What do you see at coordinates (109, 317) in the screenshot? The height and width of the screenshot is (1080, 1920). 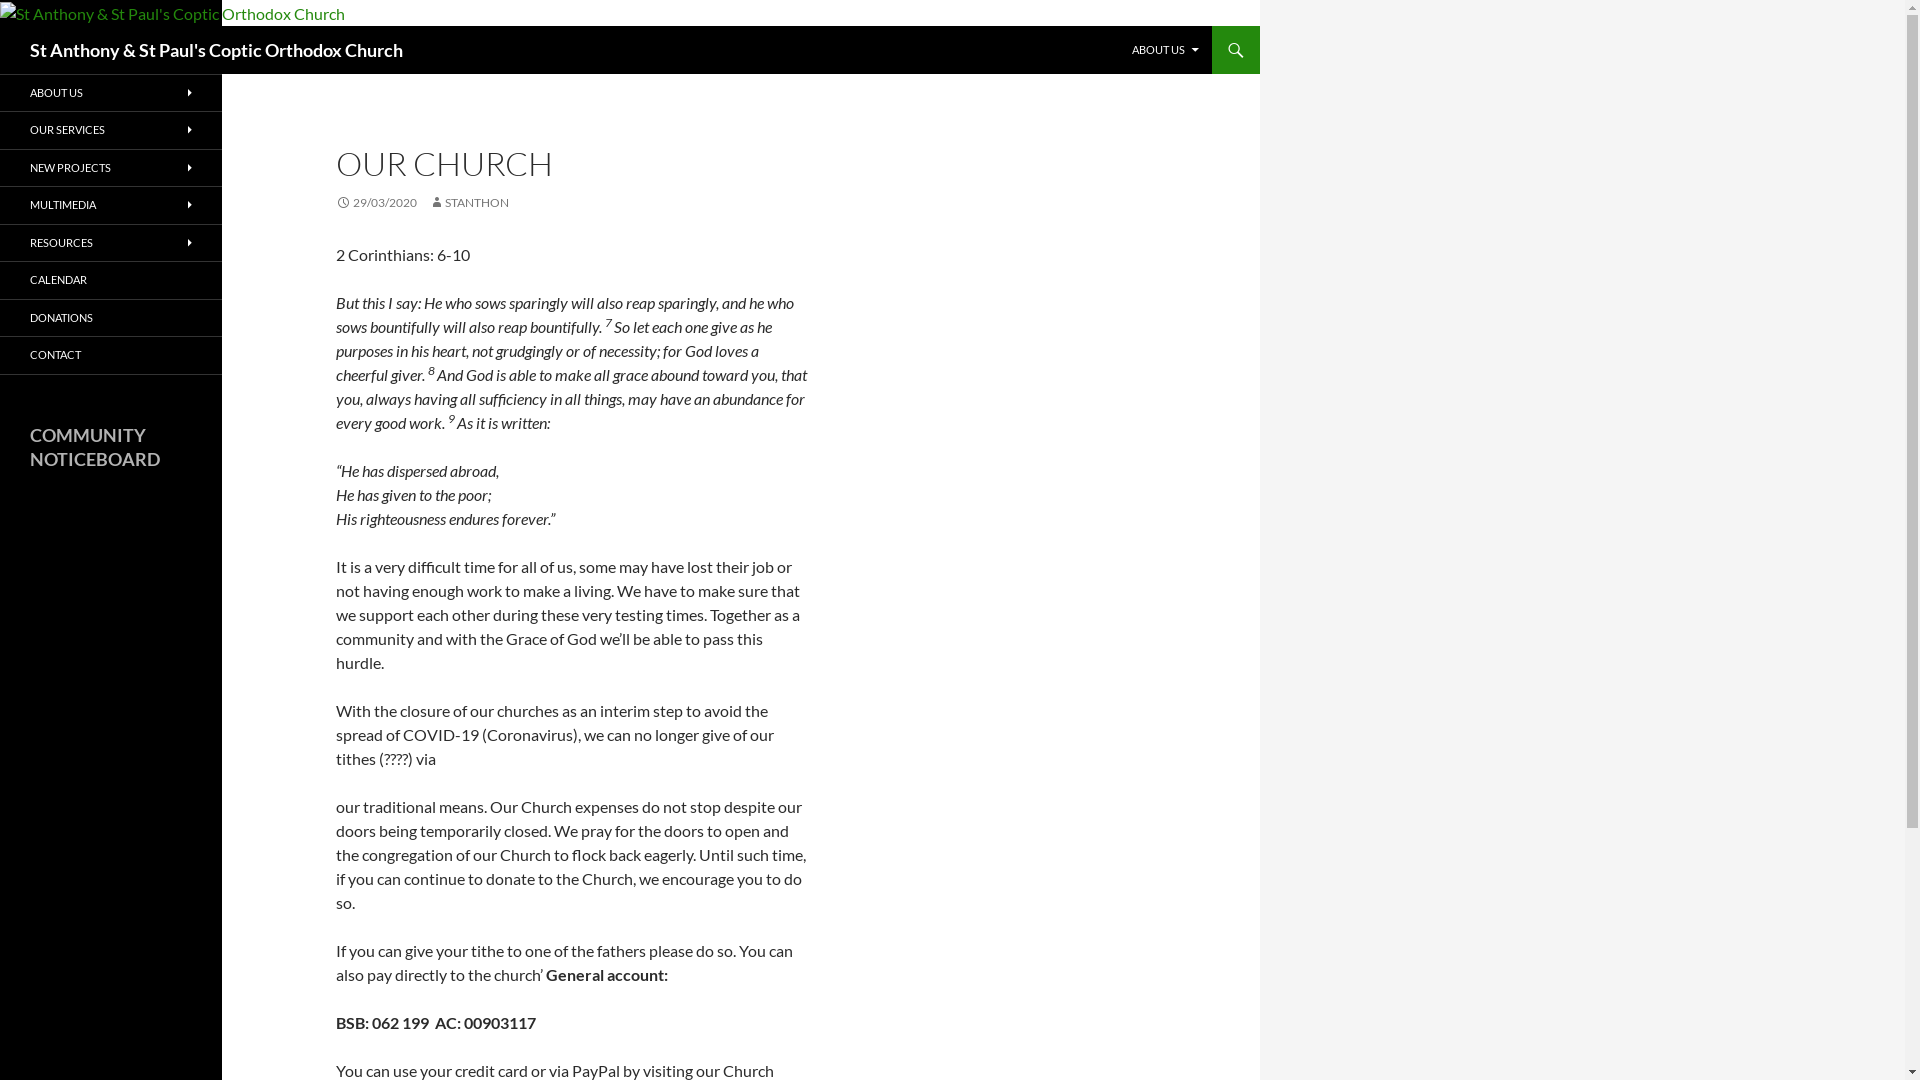 I see `'DONATIONS'` at bounding box center [109, 317].